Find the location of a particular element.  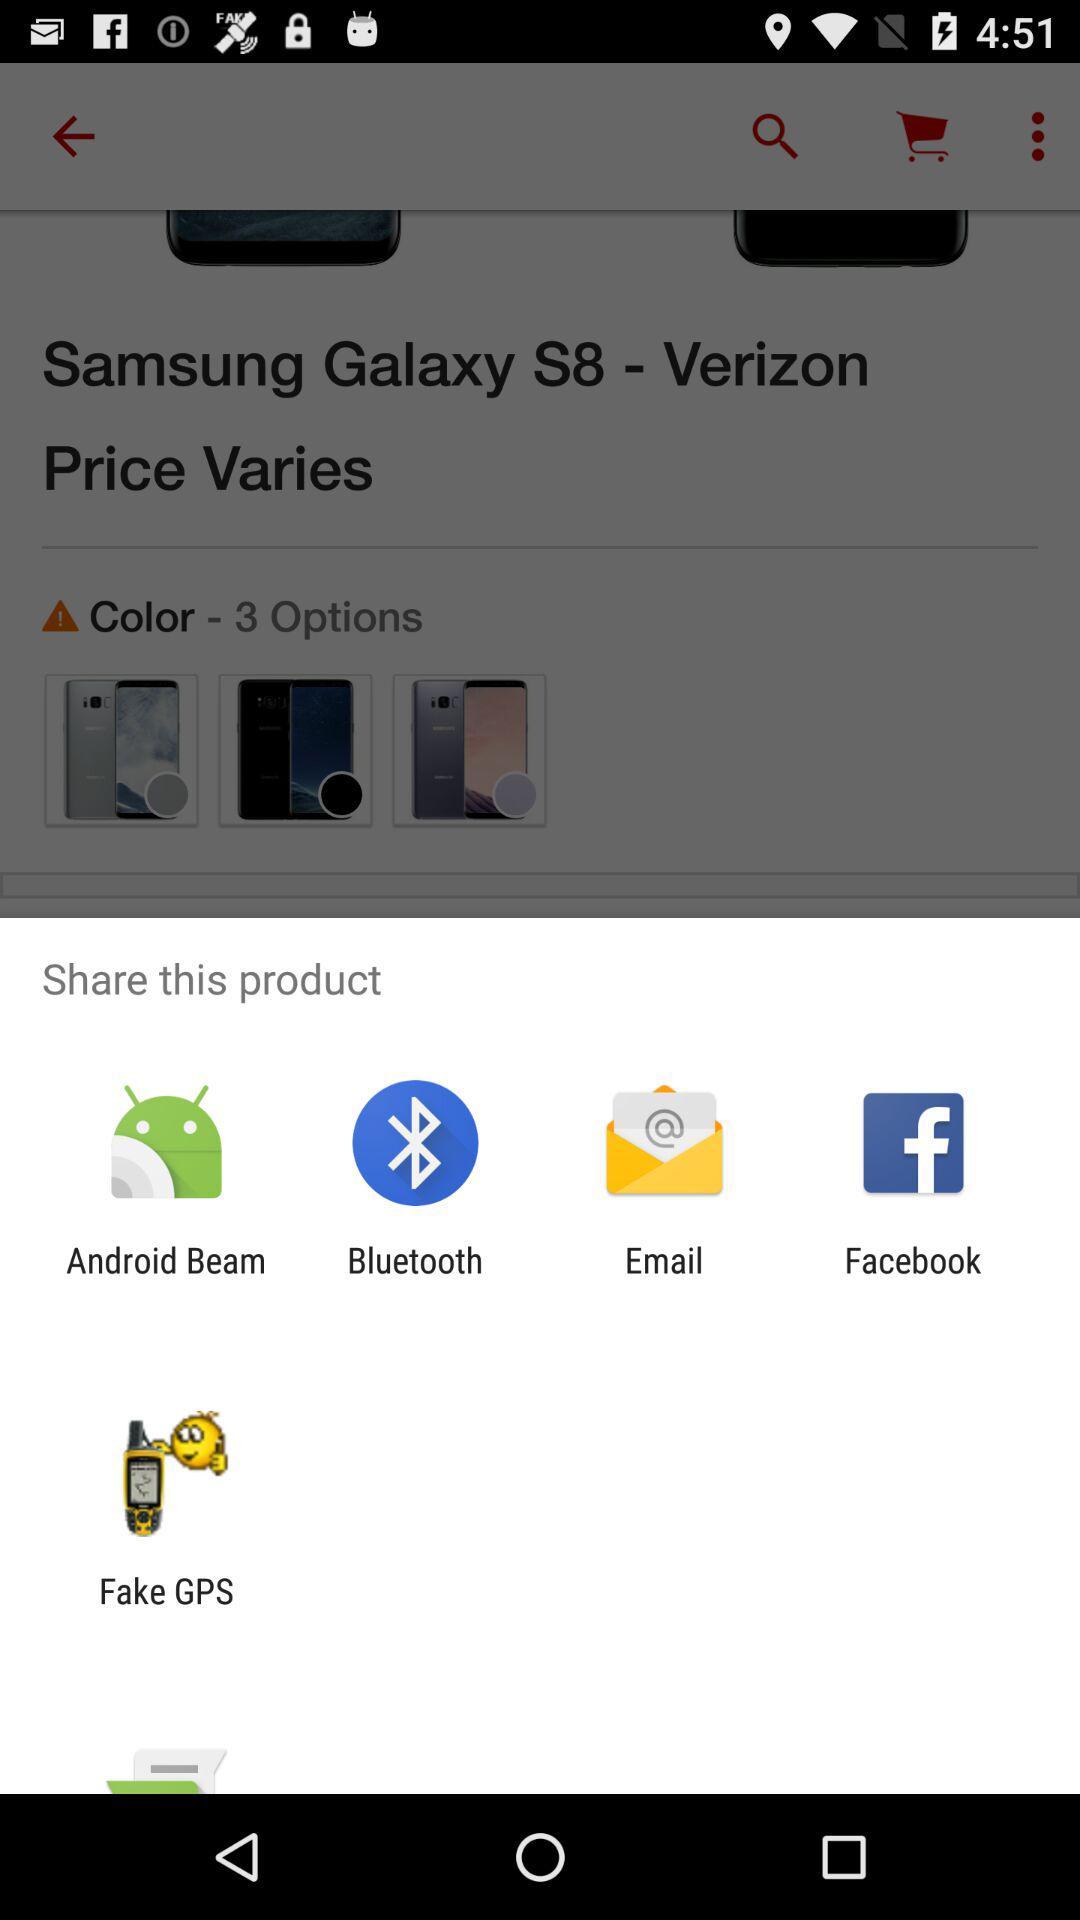

android beam icon is located at coordinates (165, 1281).